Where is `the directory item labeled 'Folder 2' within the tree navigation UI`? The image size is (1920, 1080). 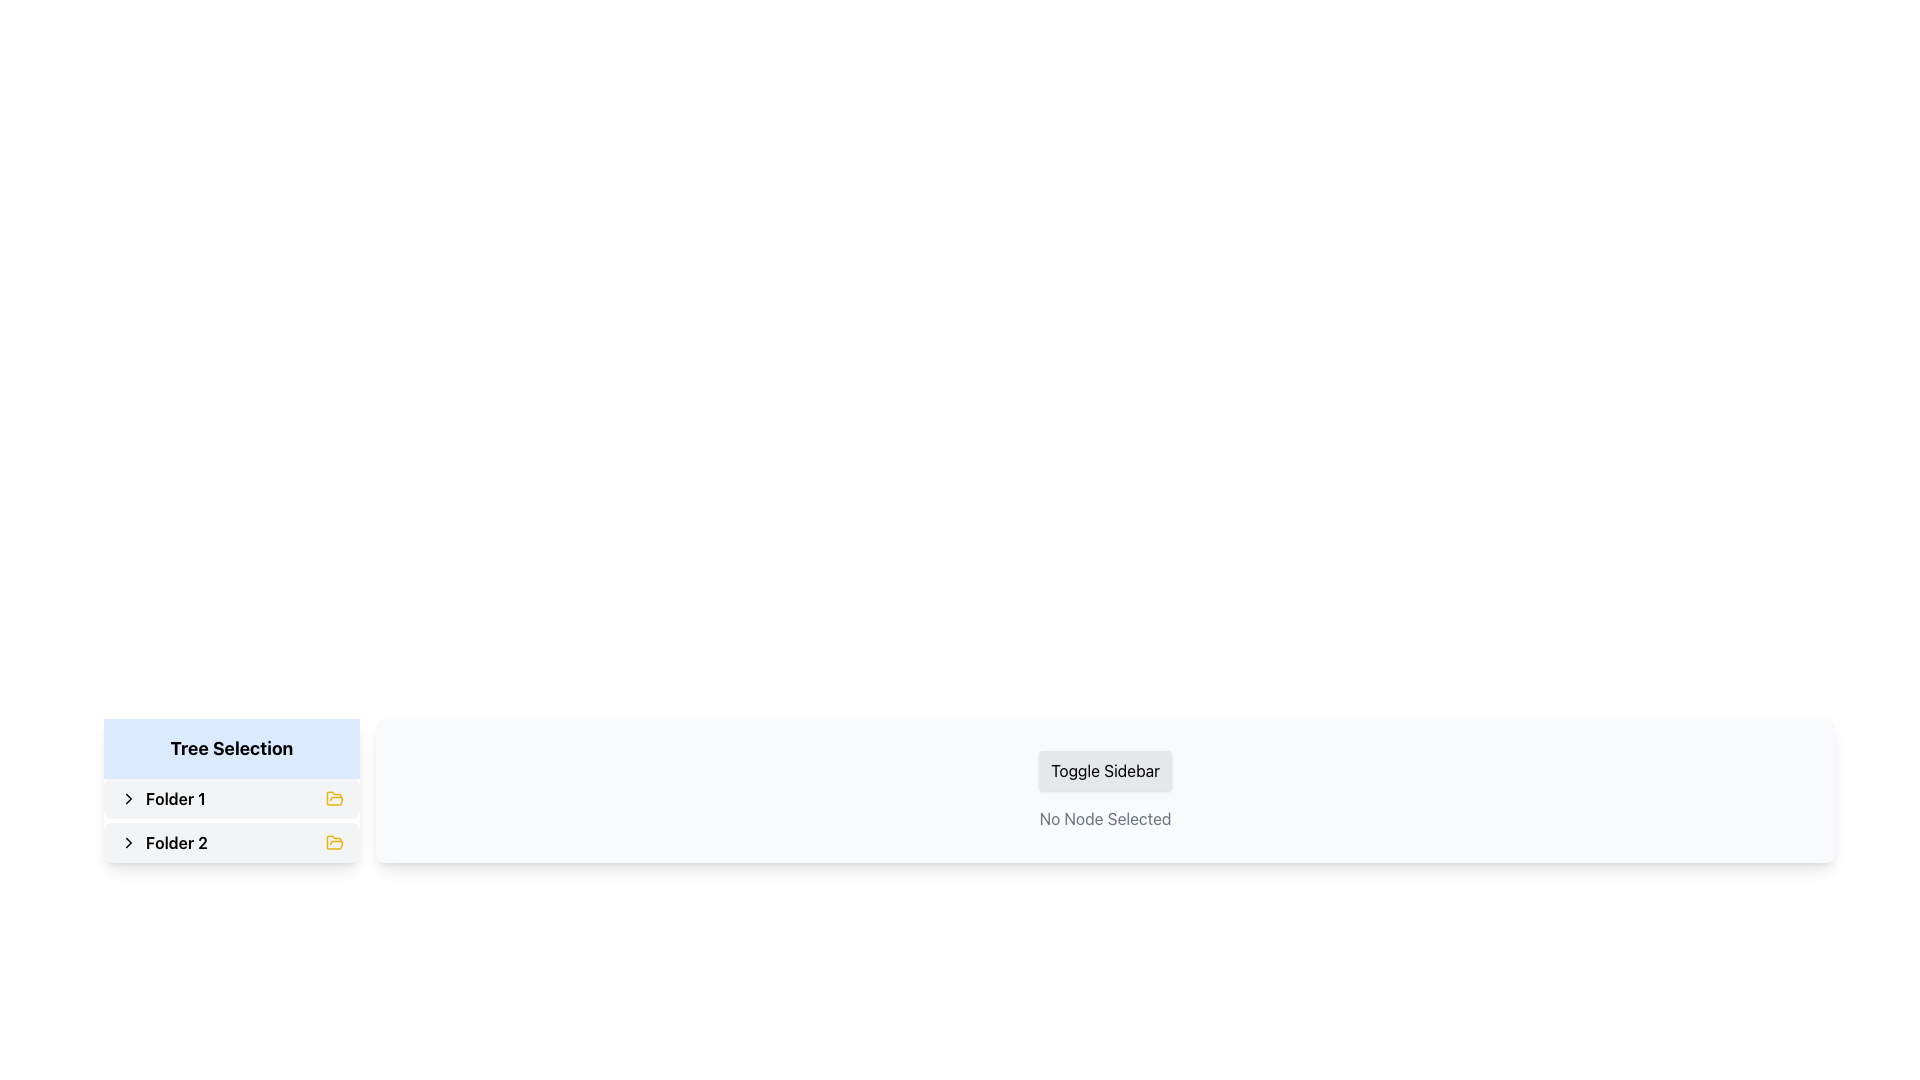 the directory item labeled 'Folder 2' within the tree navigation UI is located at coordinates (231, 843).